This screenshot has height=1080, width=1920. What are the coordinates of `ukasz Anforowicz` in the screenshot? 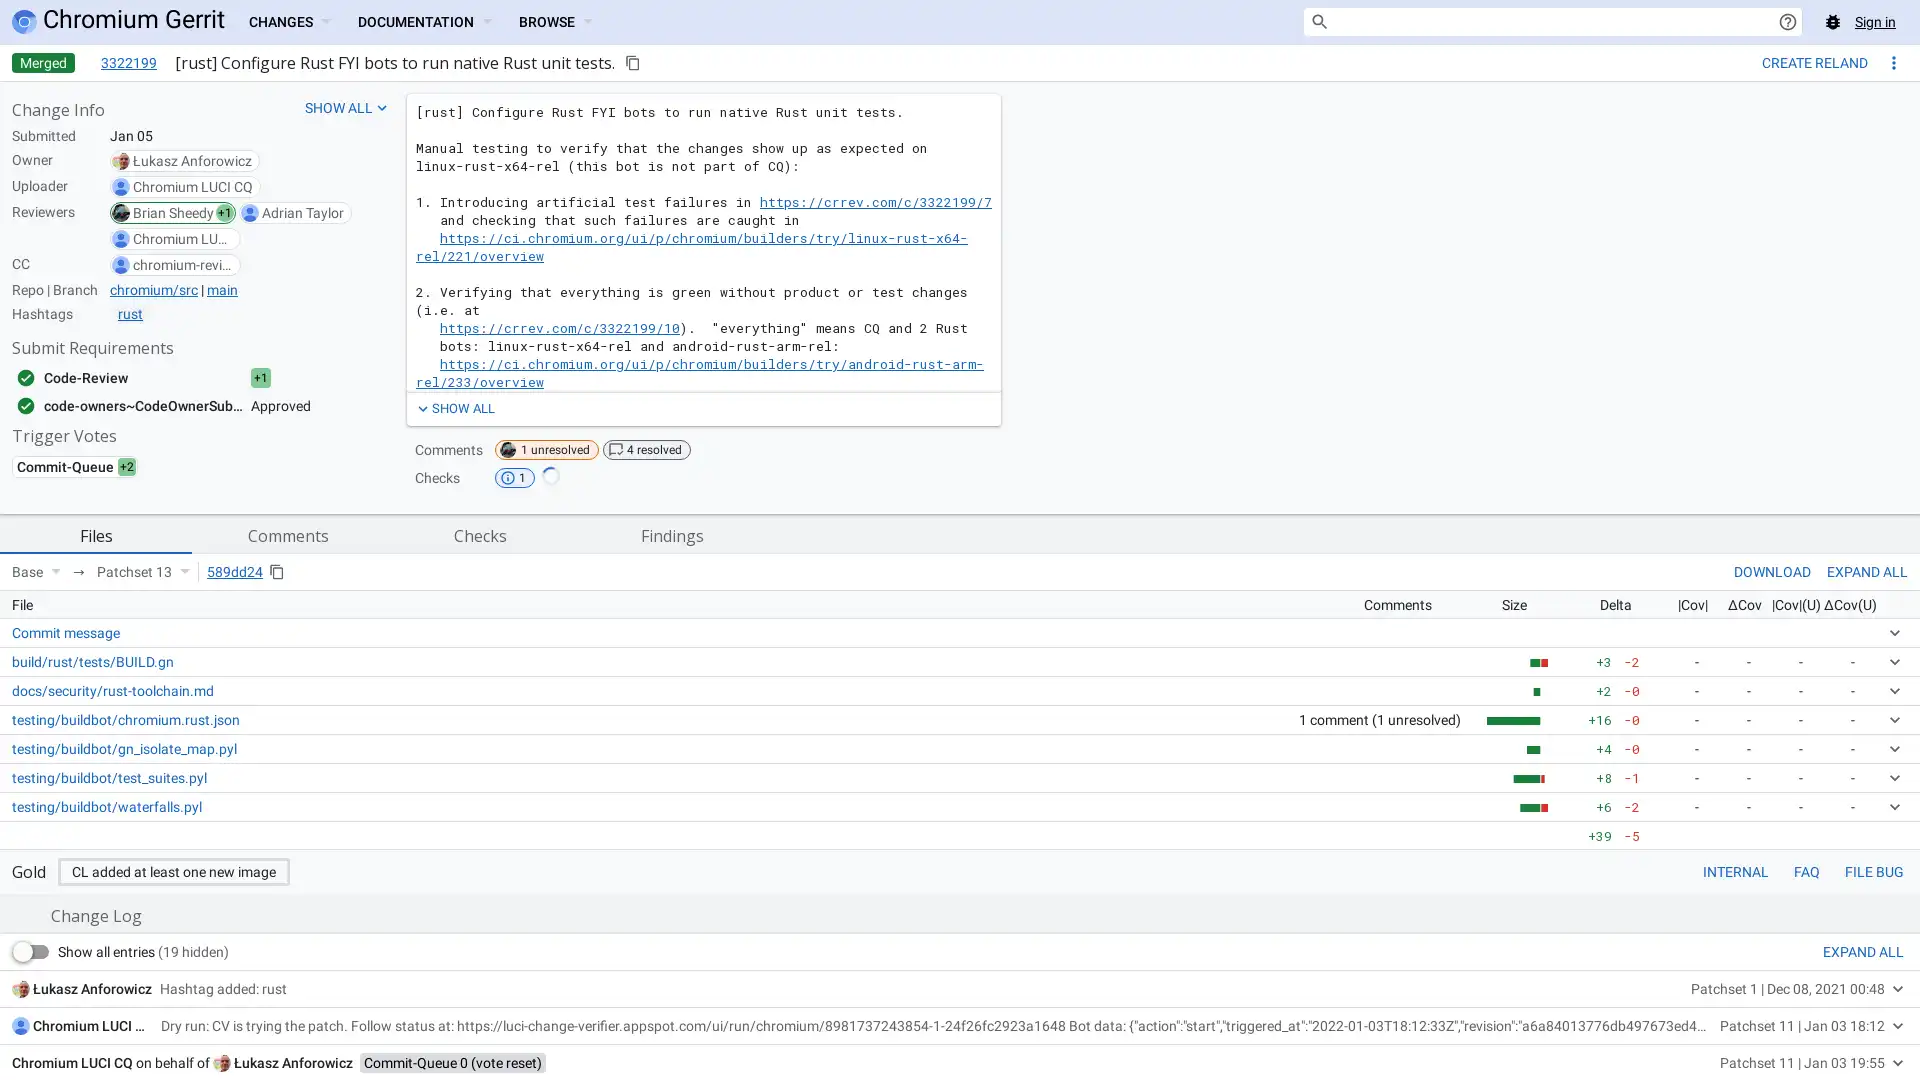 It's located at (192, 160).